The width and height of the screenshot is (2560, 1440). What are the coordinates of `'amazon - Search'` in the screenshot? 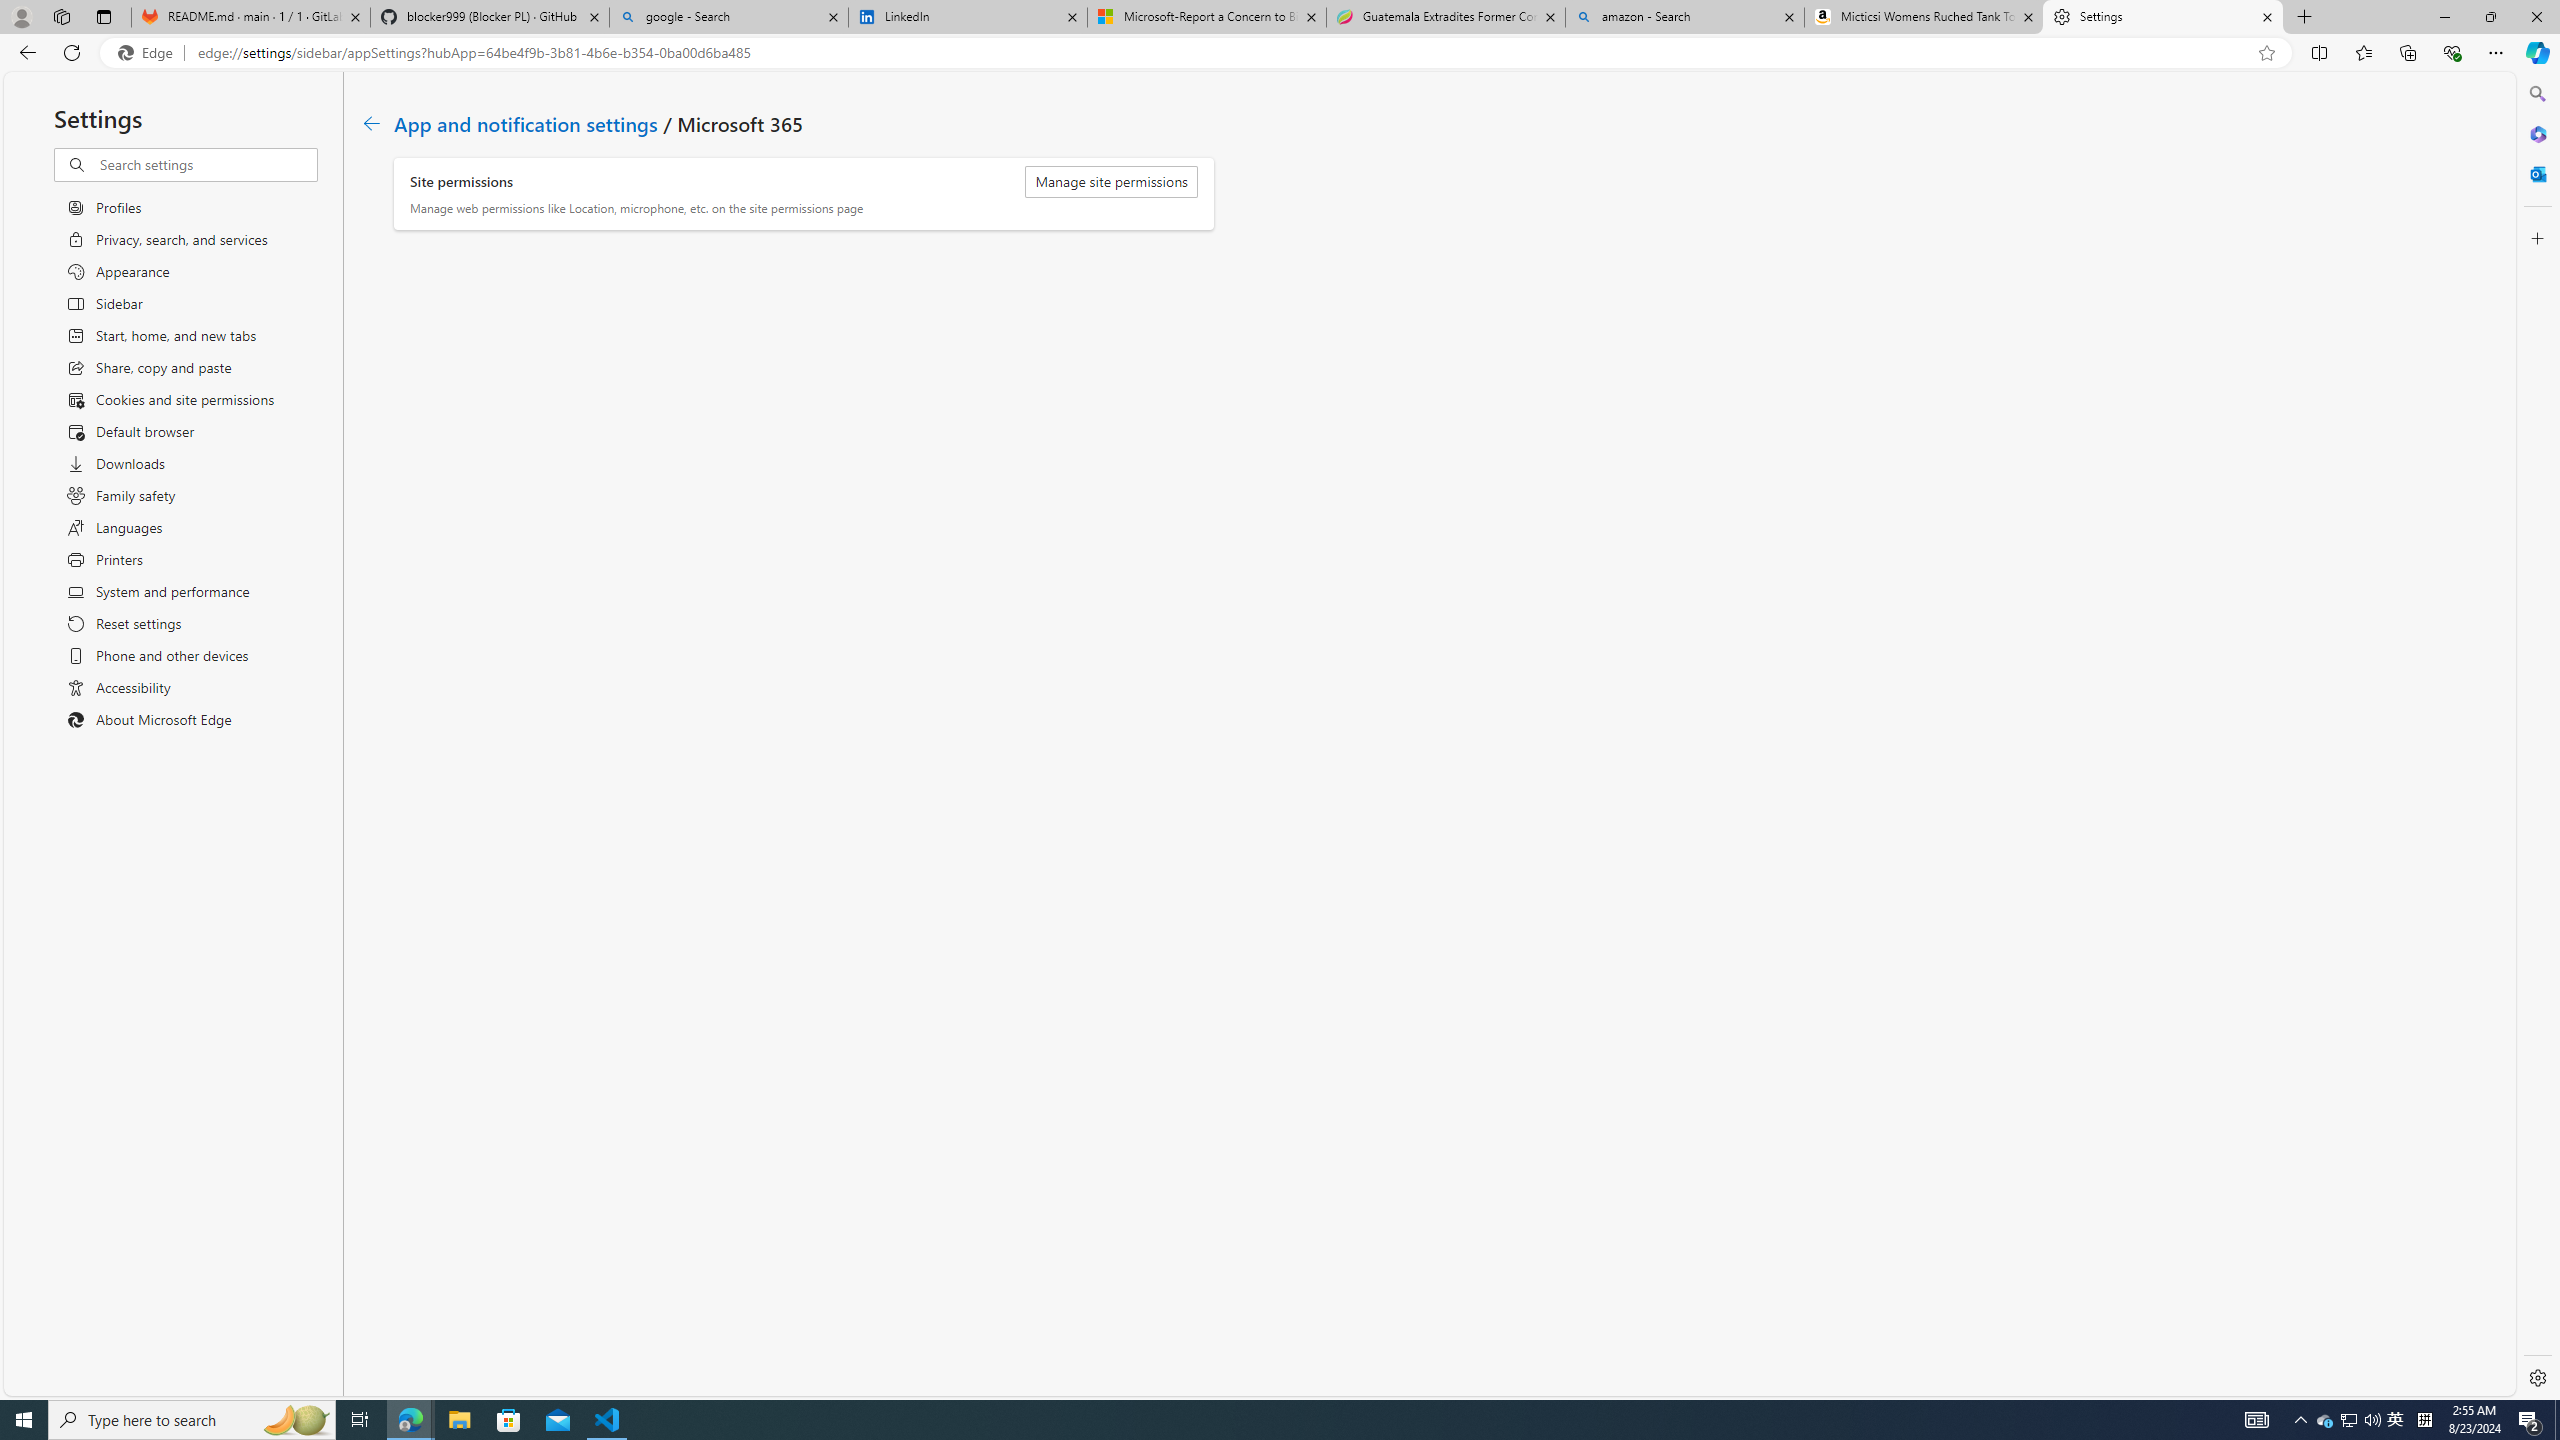 It's located at (1683, 16).